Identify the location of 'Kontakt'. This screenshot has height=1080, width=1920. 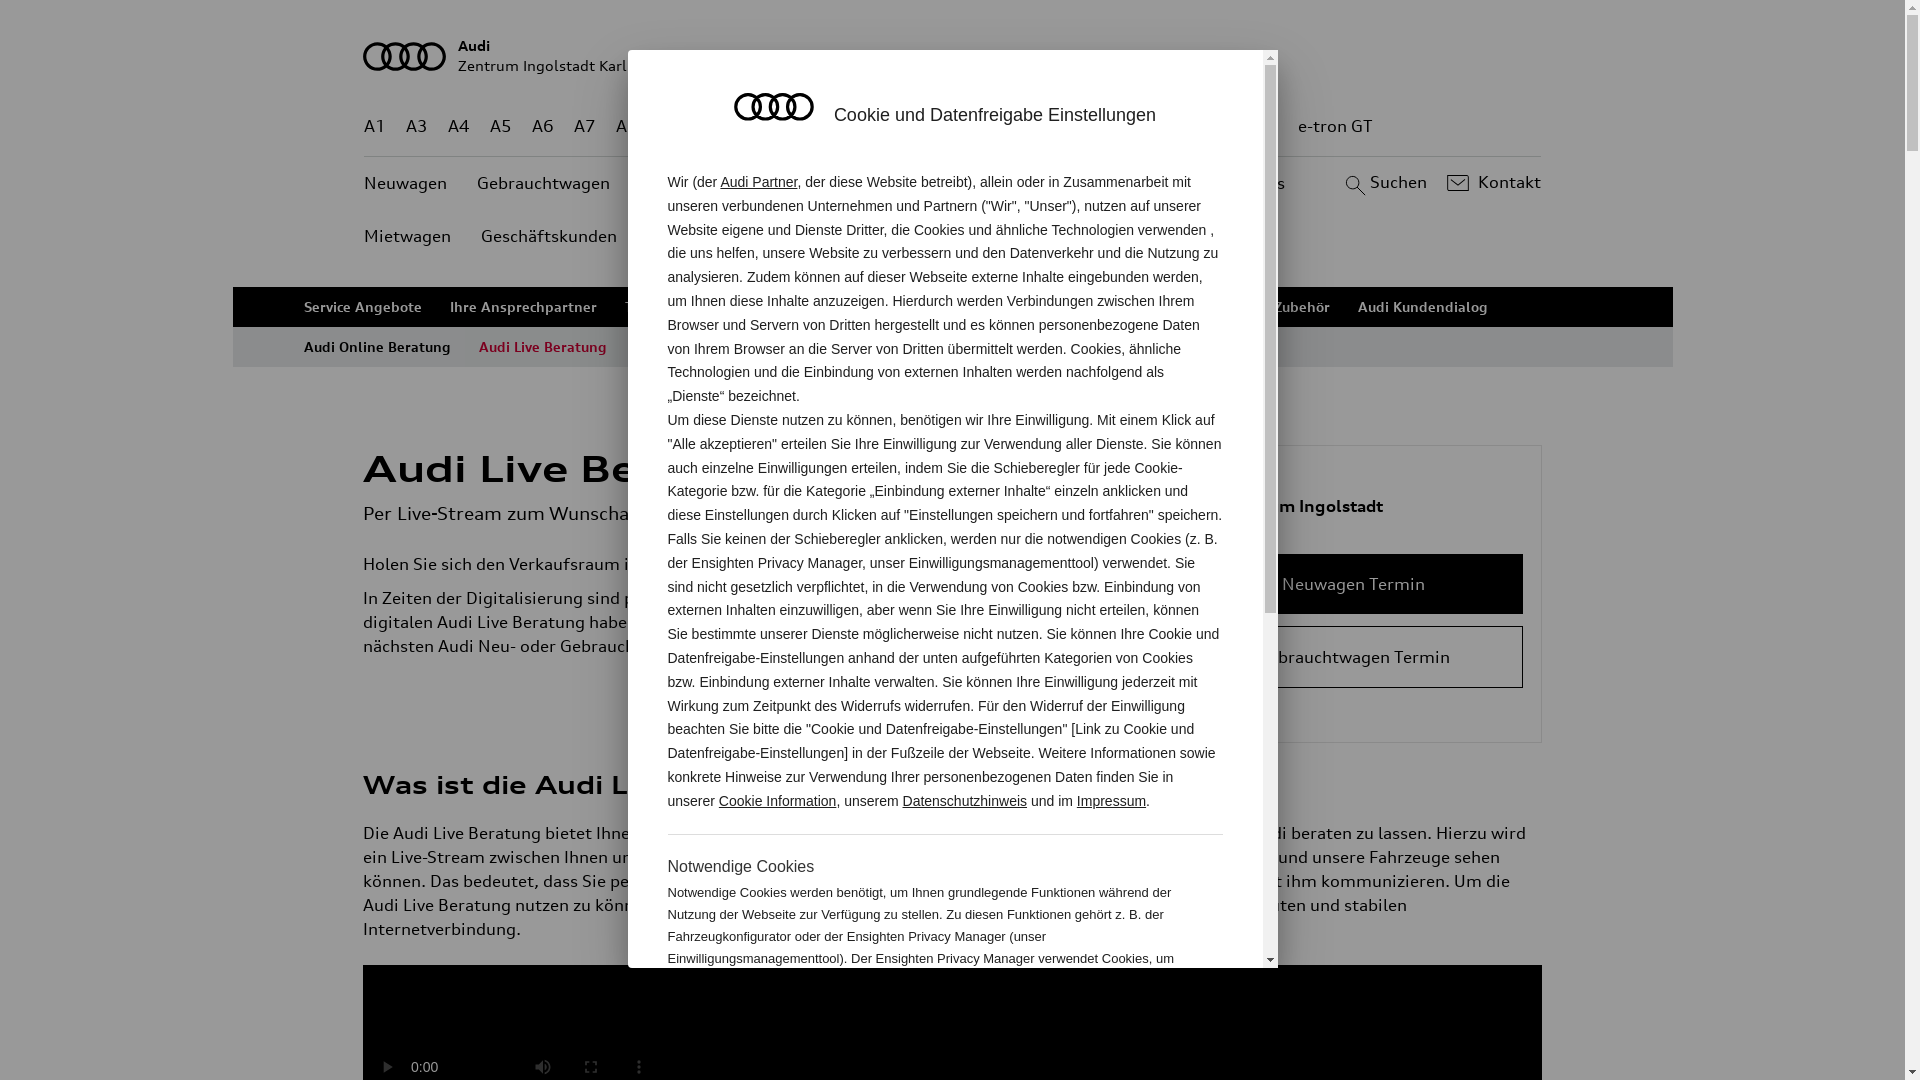
(1491, 182).